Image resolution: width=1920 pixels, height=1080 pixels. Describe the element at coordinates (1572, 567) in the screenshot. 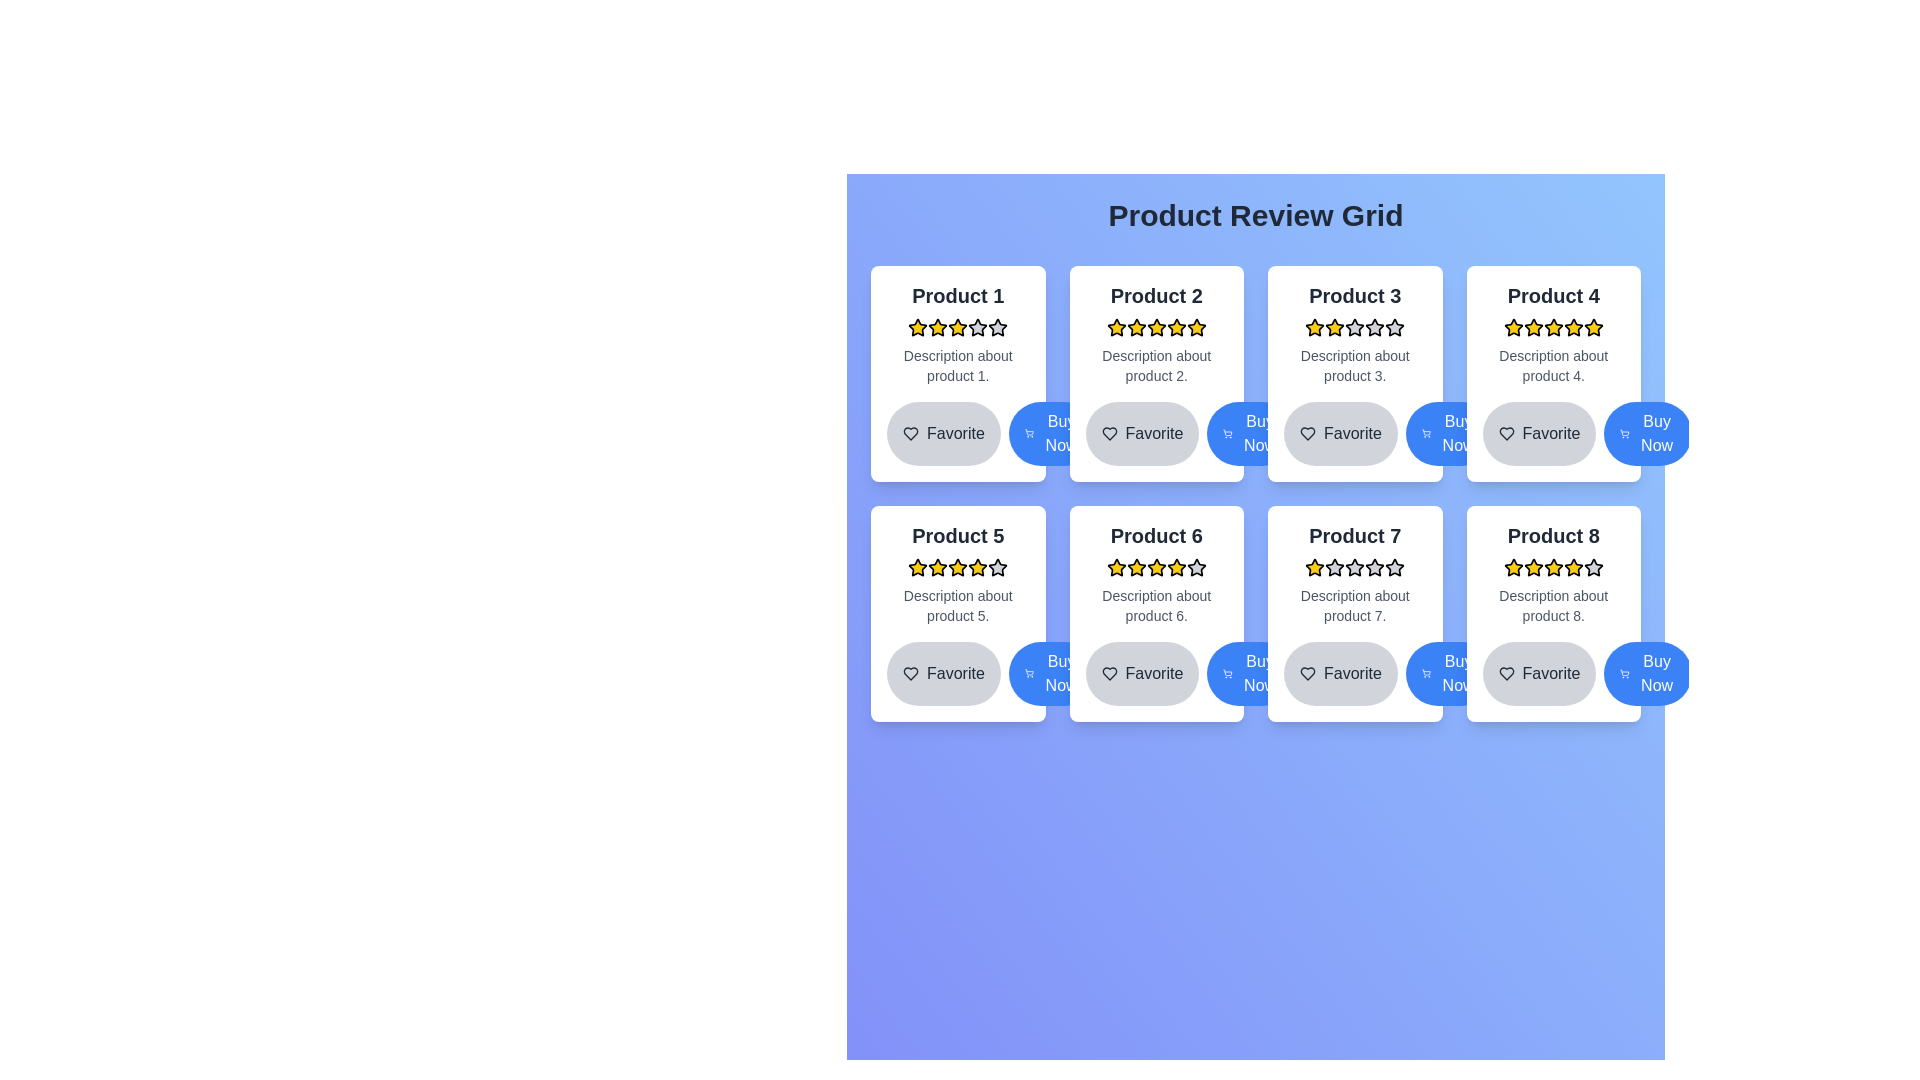

I see `the fourth star icon in the rating section of 'Product 8' to modify the rating` at that location.